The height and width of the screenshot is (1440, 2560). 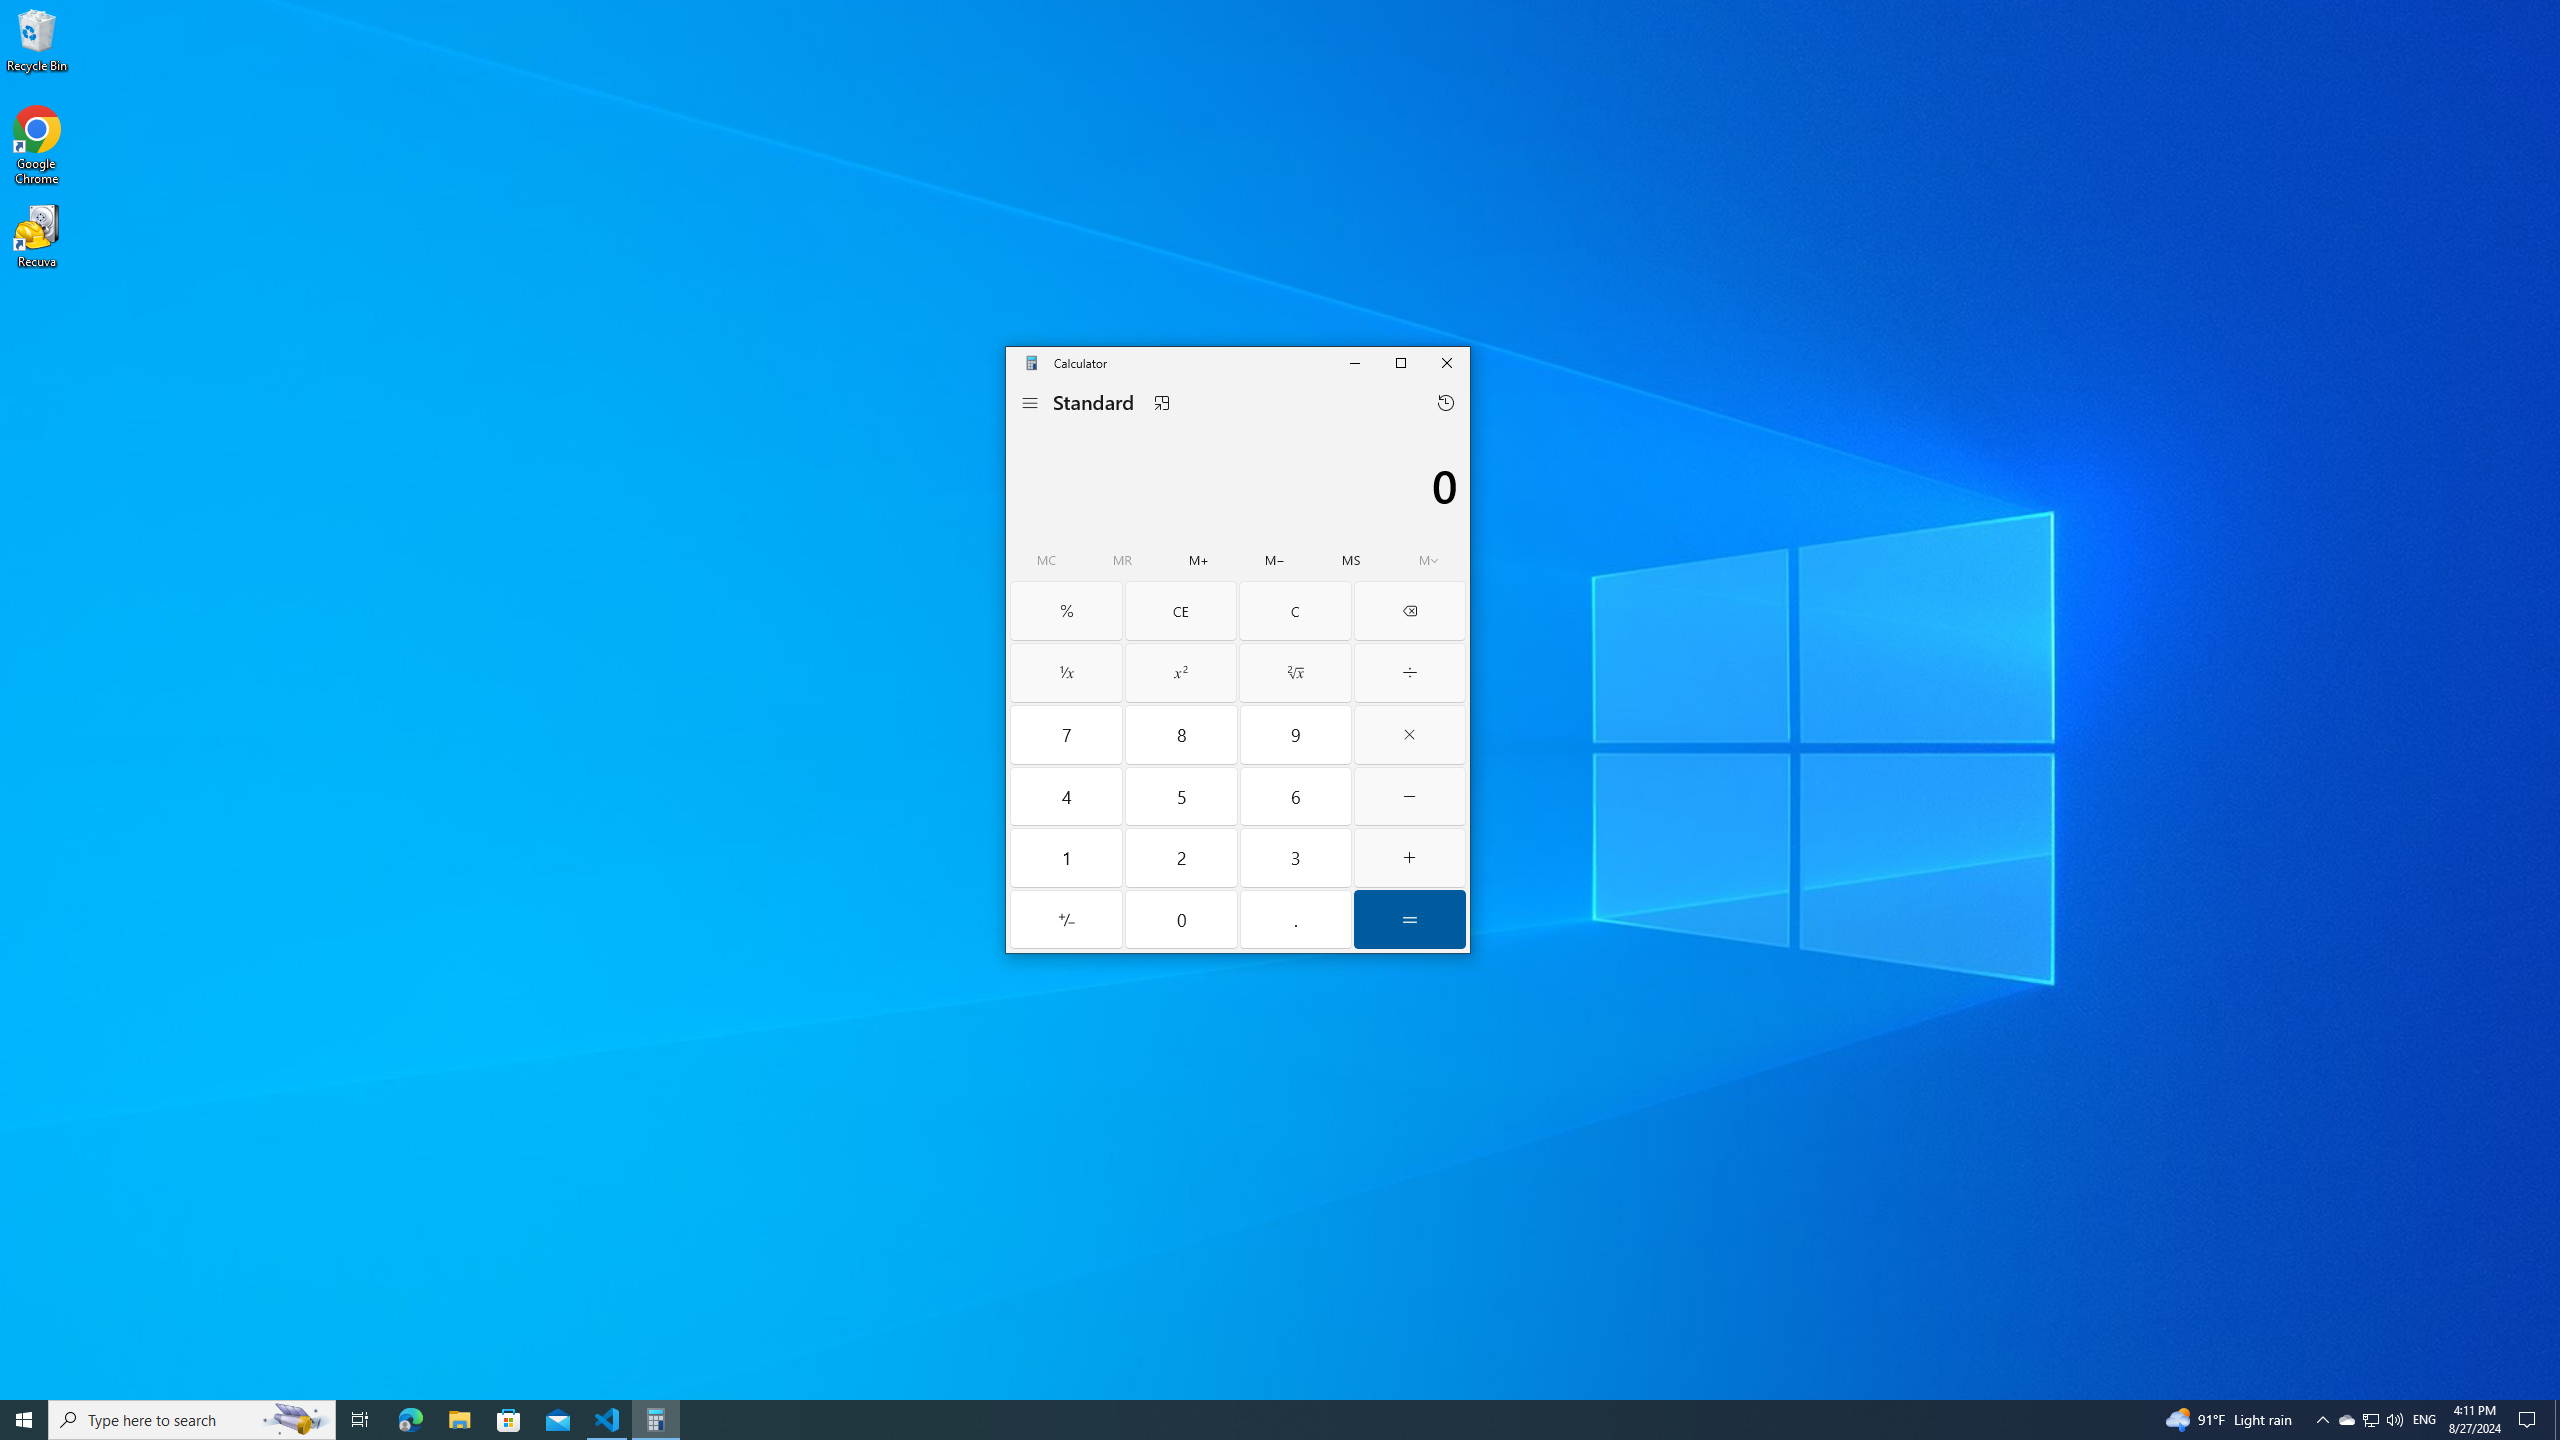 What do you see at coordinates (1350, 559) in the screenshot?
I see `'Memory store'` at bounding box center [1350, 559].